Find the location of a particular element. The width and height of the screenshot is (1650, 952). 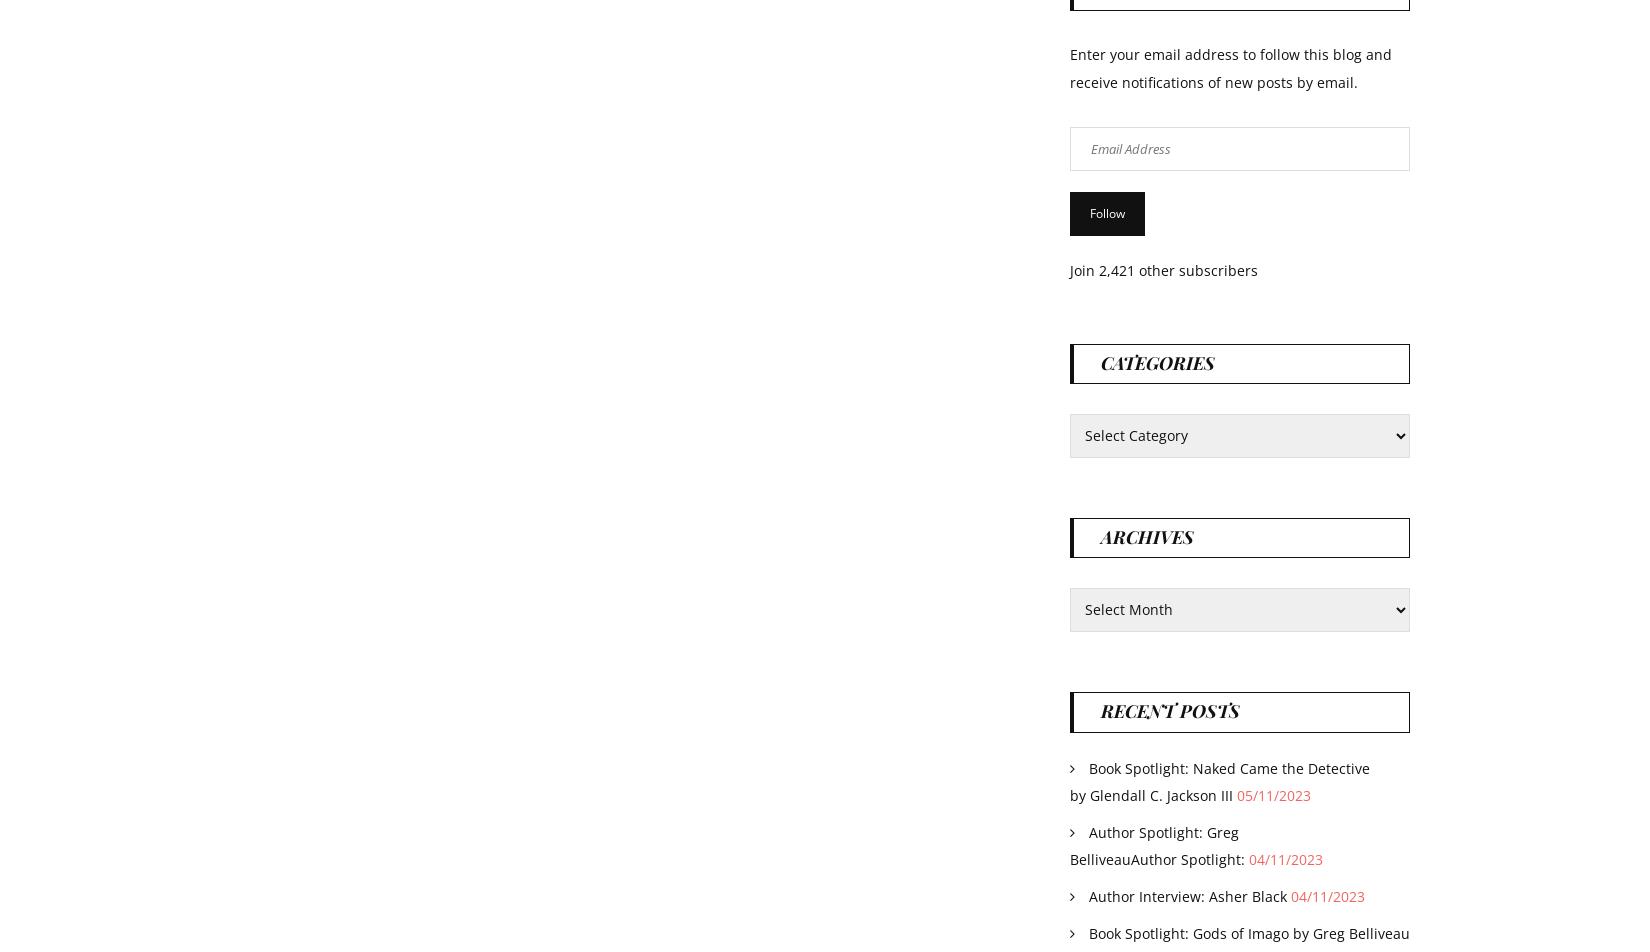

'Book Spotlight: Naked Came the Detective by Glendall C. Jackson III' is located at coordinates (1220, 781).